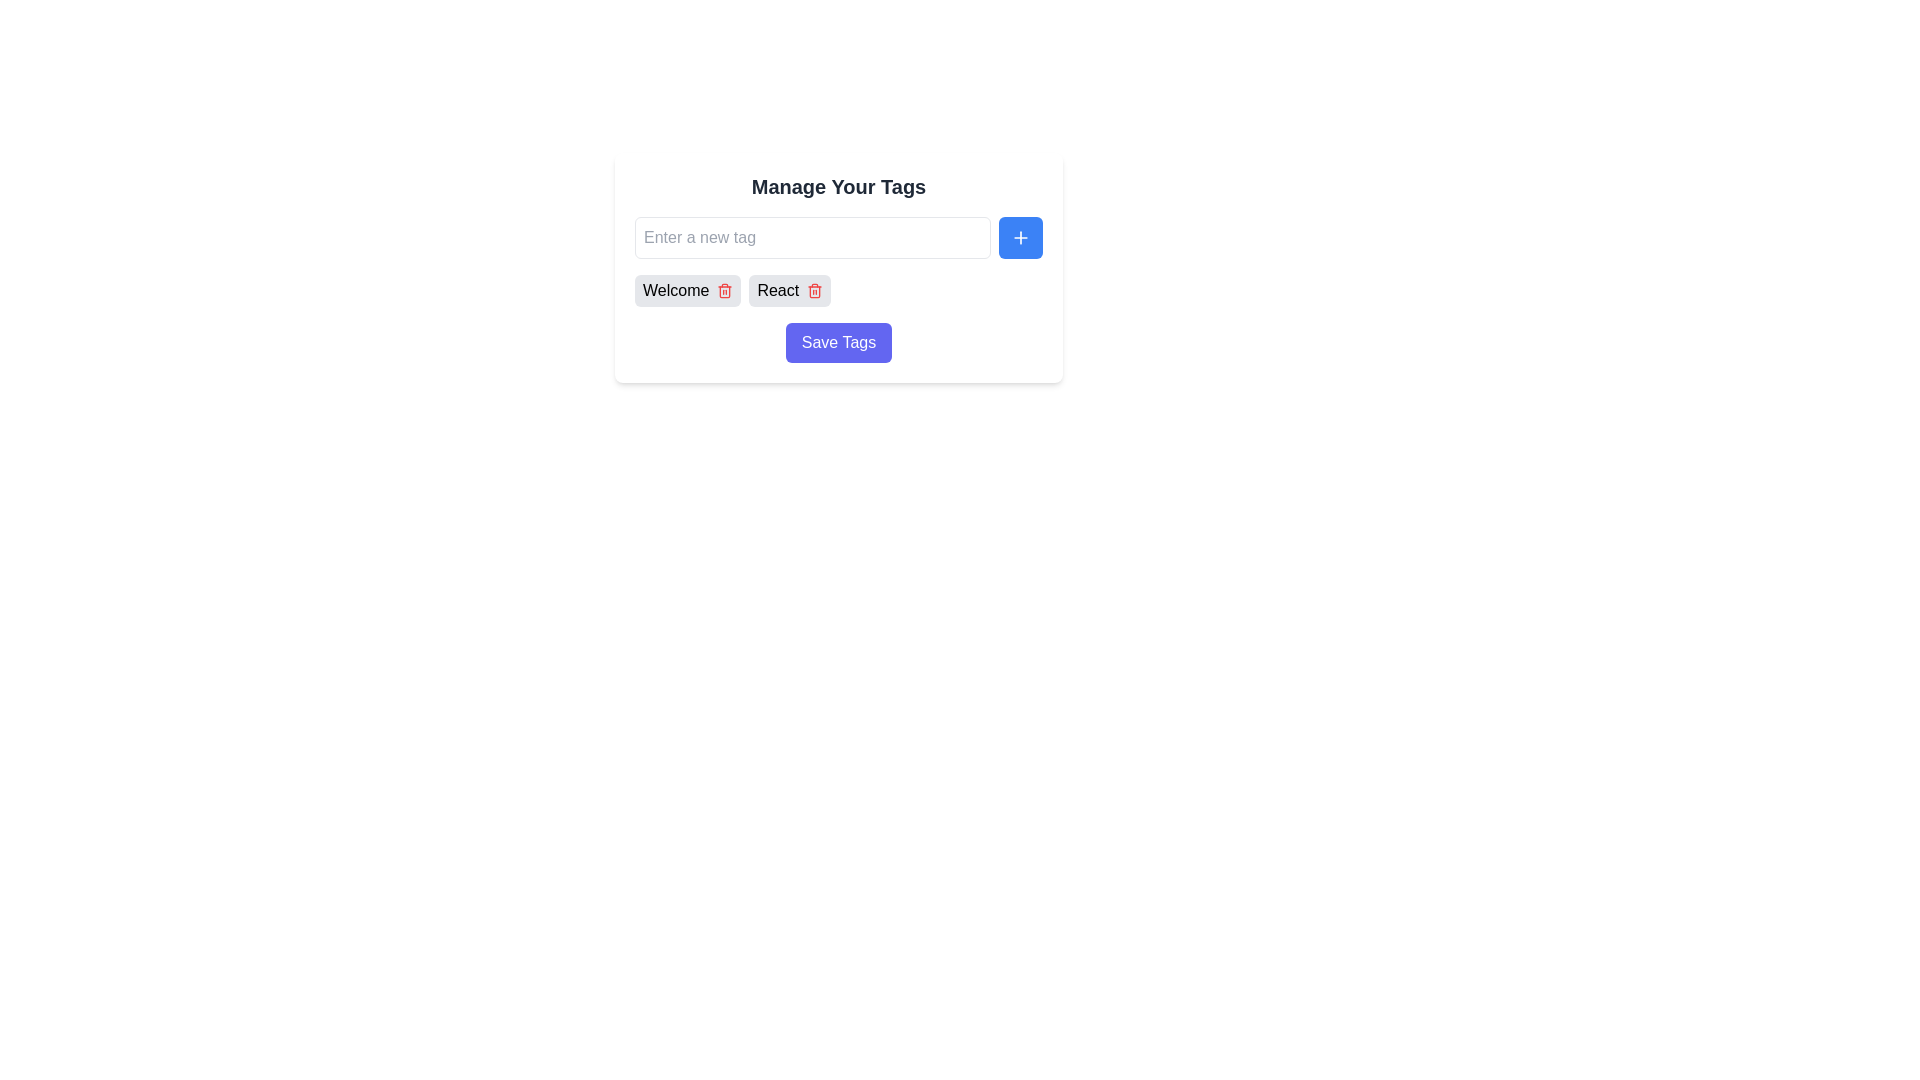 The image size is (1920, 1080). Describe the element at coordinates (1021, 237) in the screenshot. I see `the cross-shaped icon with a blue background and white lines, located within the blue button to the right of the 'Enter a new tag' input field` at that location.